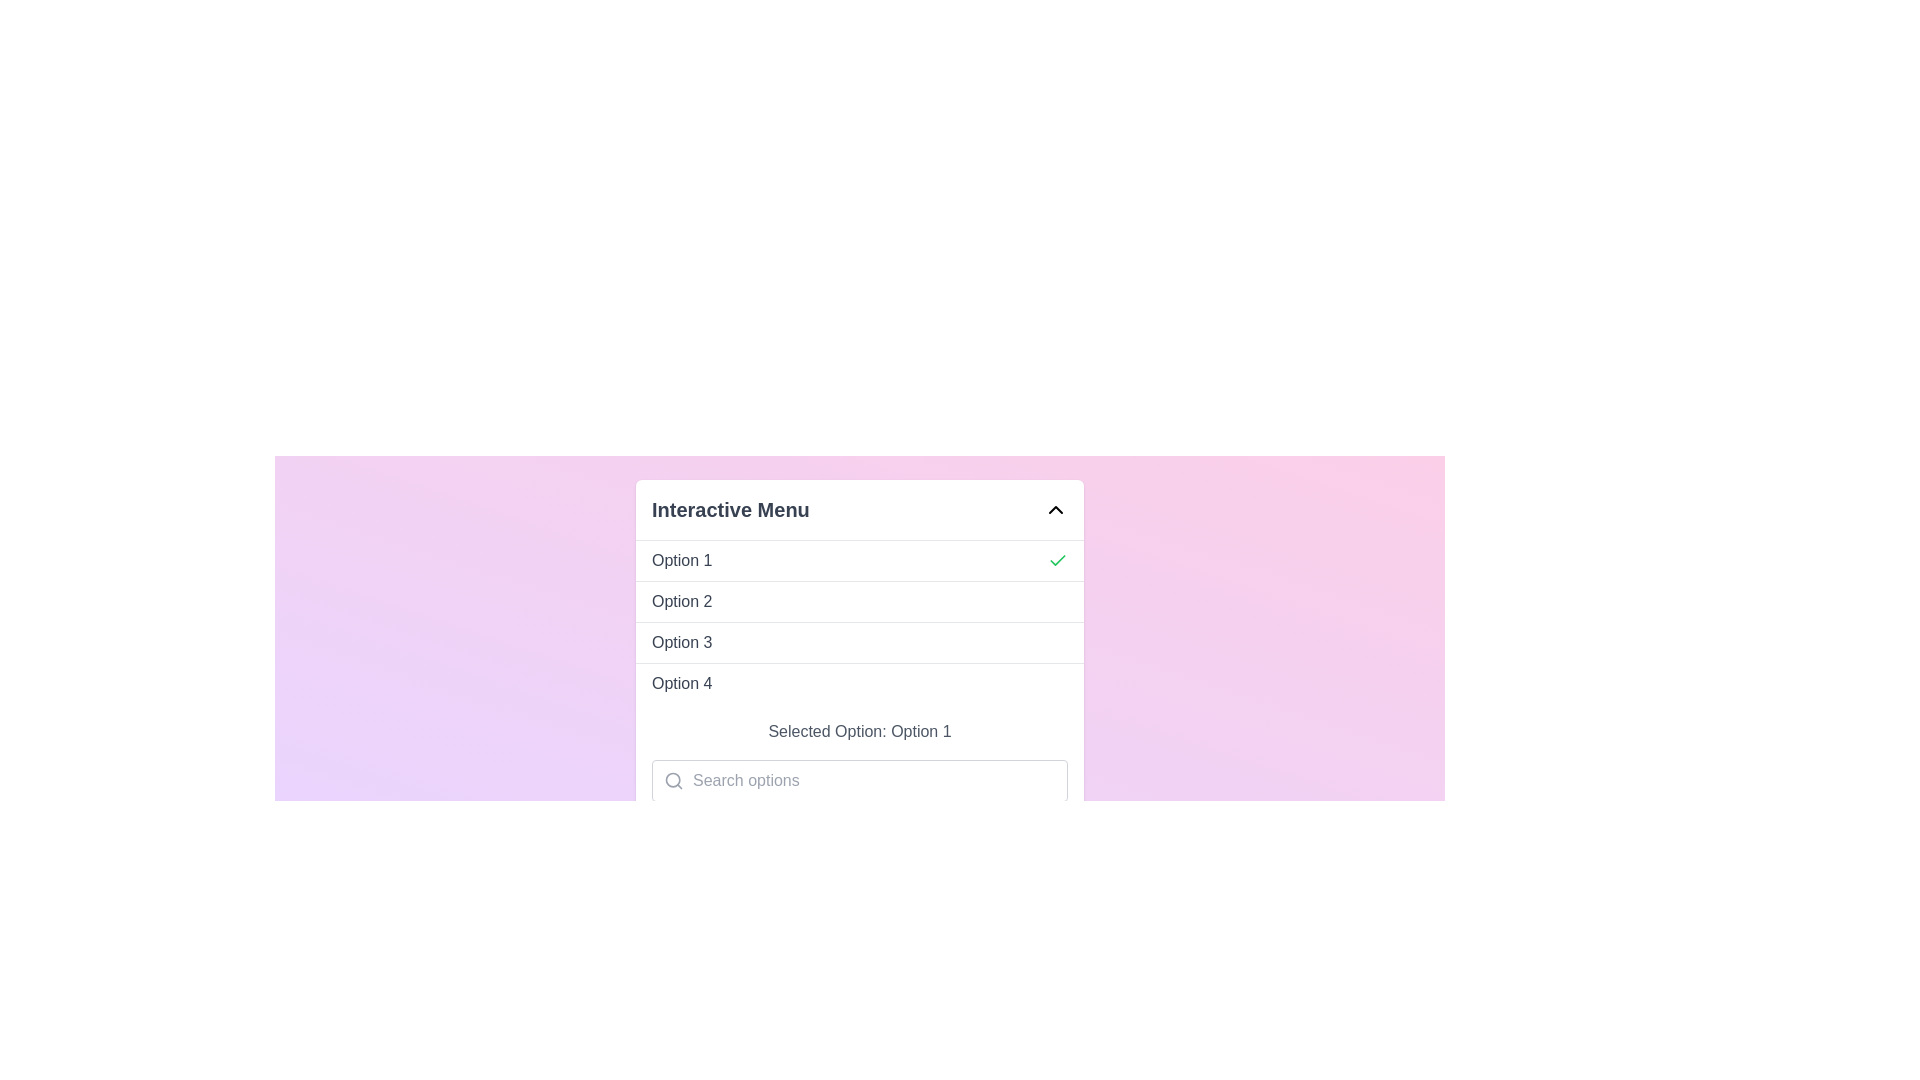 Image resolution: width=1920 pixels, height=1080 pixels. What do you see at coordinates (682, 643) in the screenshot?
I see `the label for the third selectable option in the 'Interactive Menu', which is located between 'Option 2' and 'Option 4'` at bounding box center [682, 643].